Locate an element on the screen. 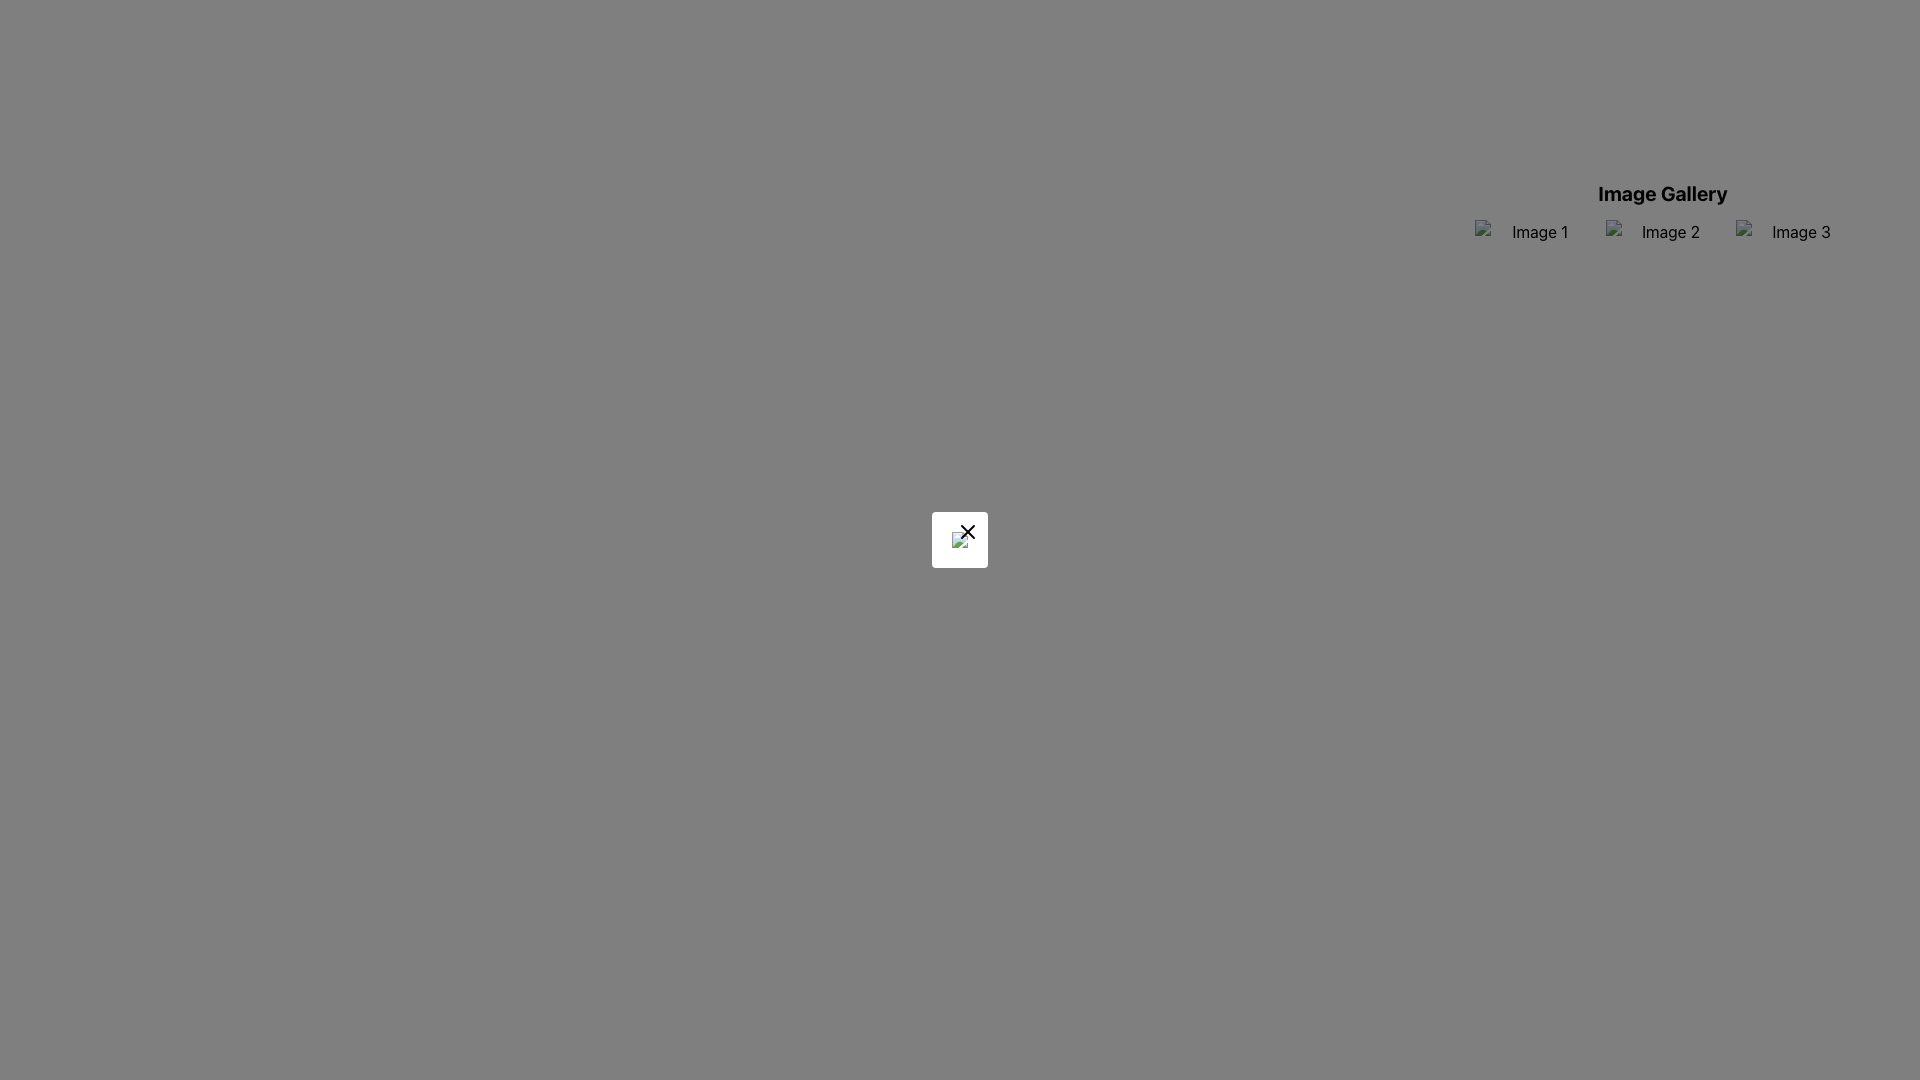 This screenshot has width=1920, height=1080. the close button located at the top-right corner of the white modal is located at coordinates (968, 531).